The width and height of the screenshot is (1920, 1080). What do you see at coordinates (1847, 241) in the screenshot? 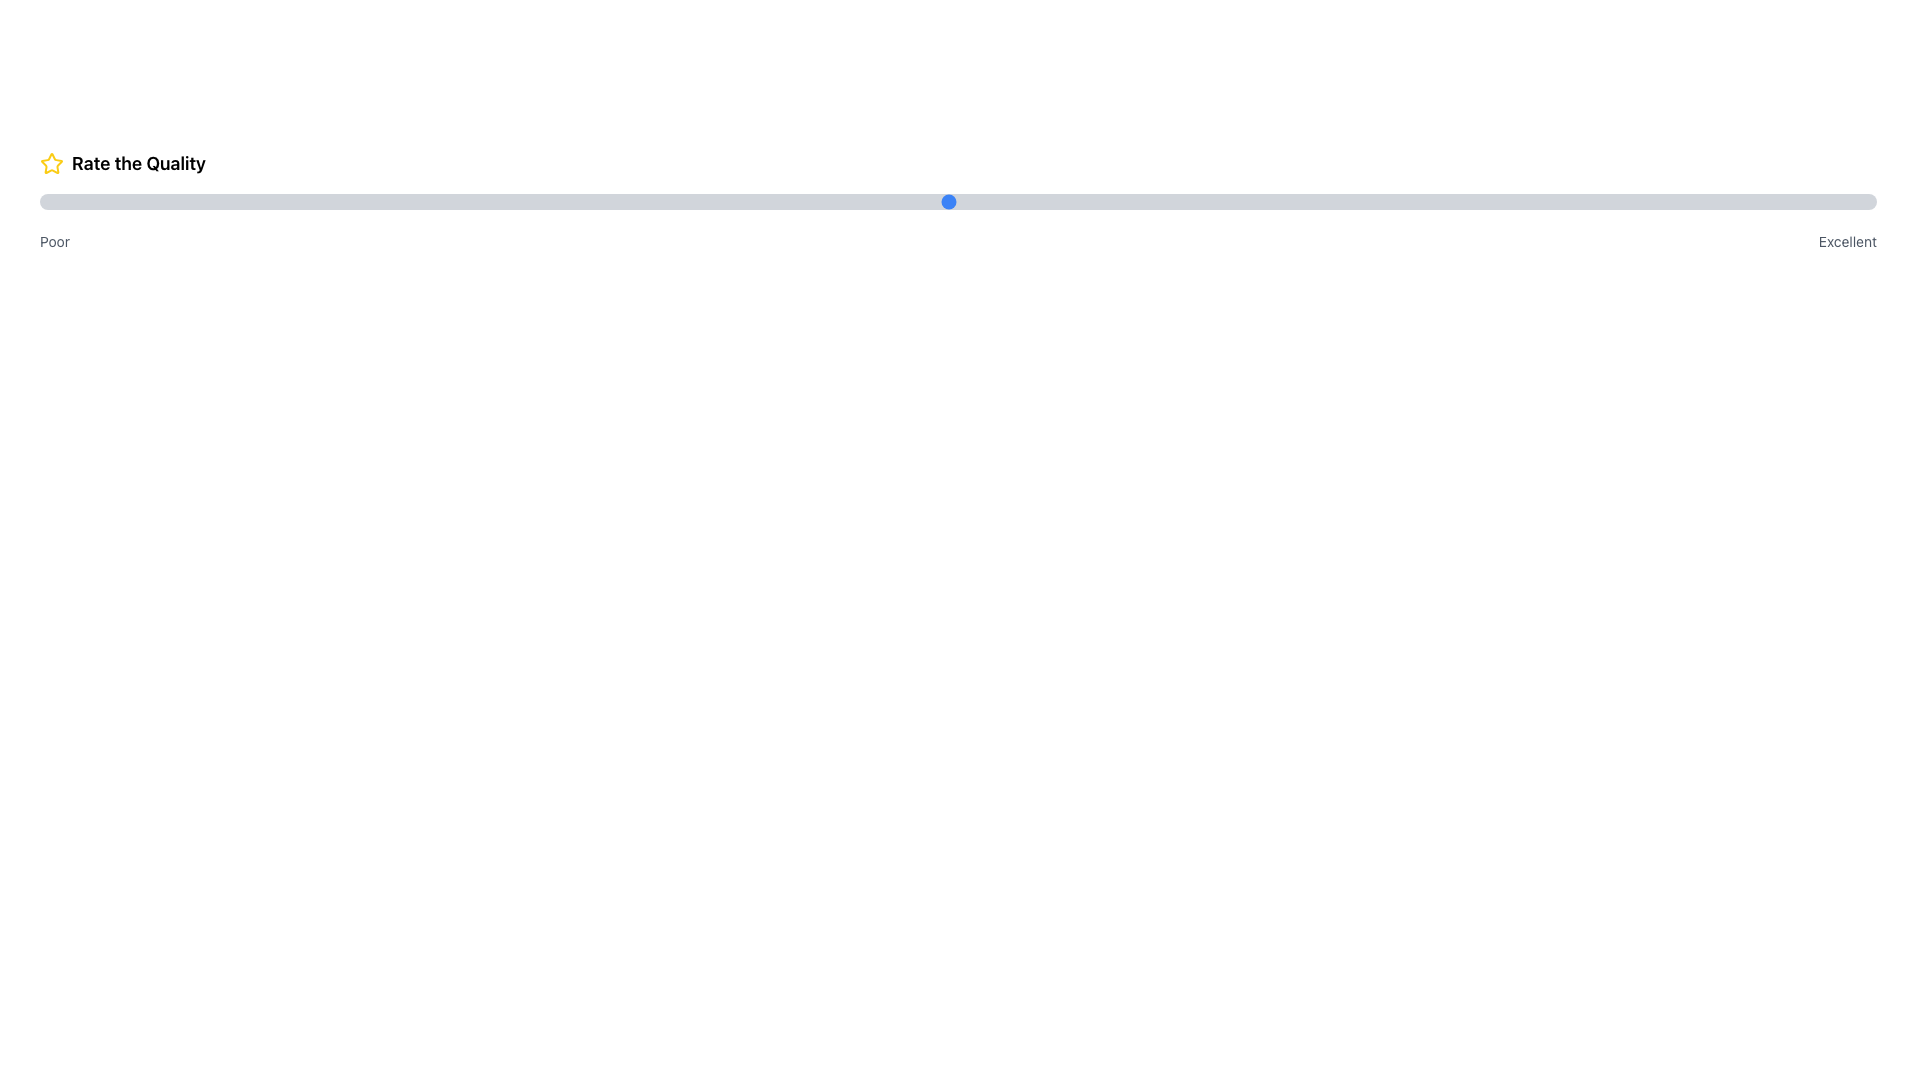
I see `the 'Excellent' static text label located at the far right of the rating scale` at bounding box center [1847, 241].